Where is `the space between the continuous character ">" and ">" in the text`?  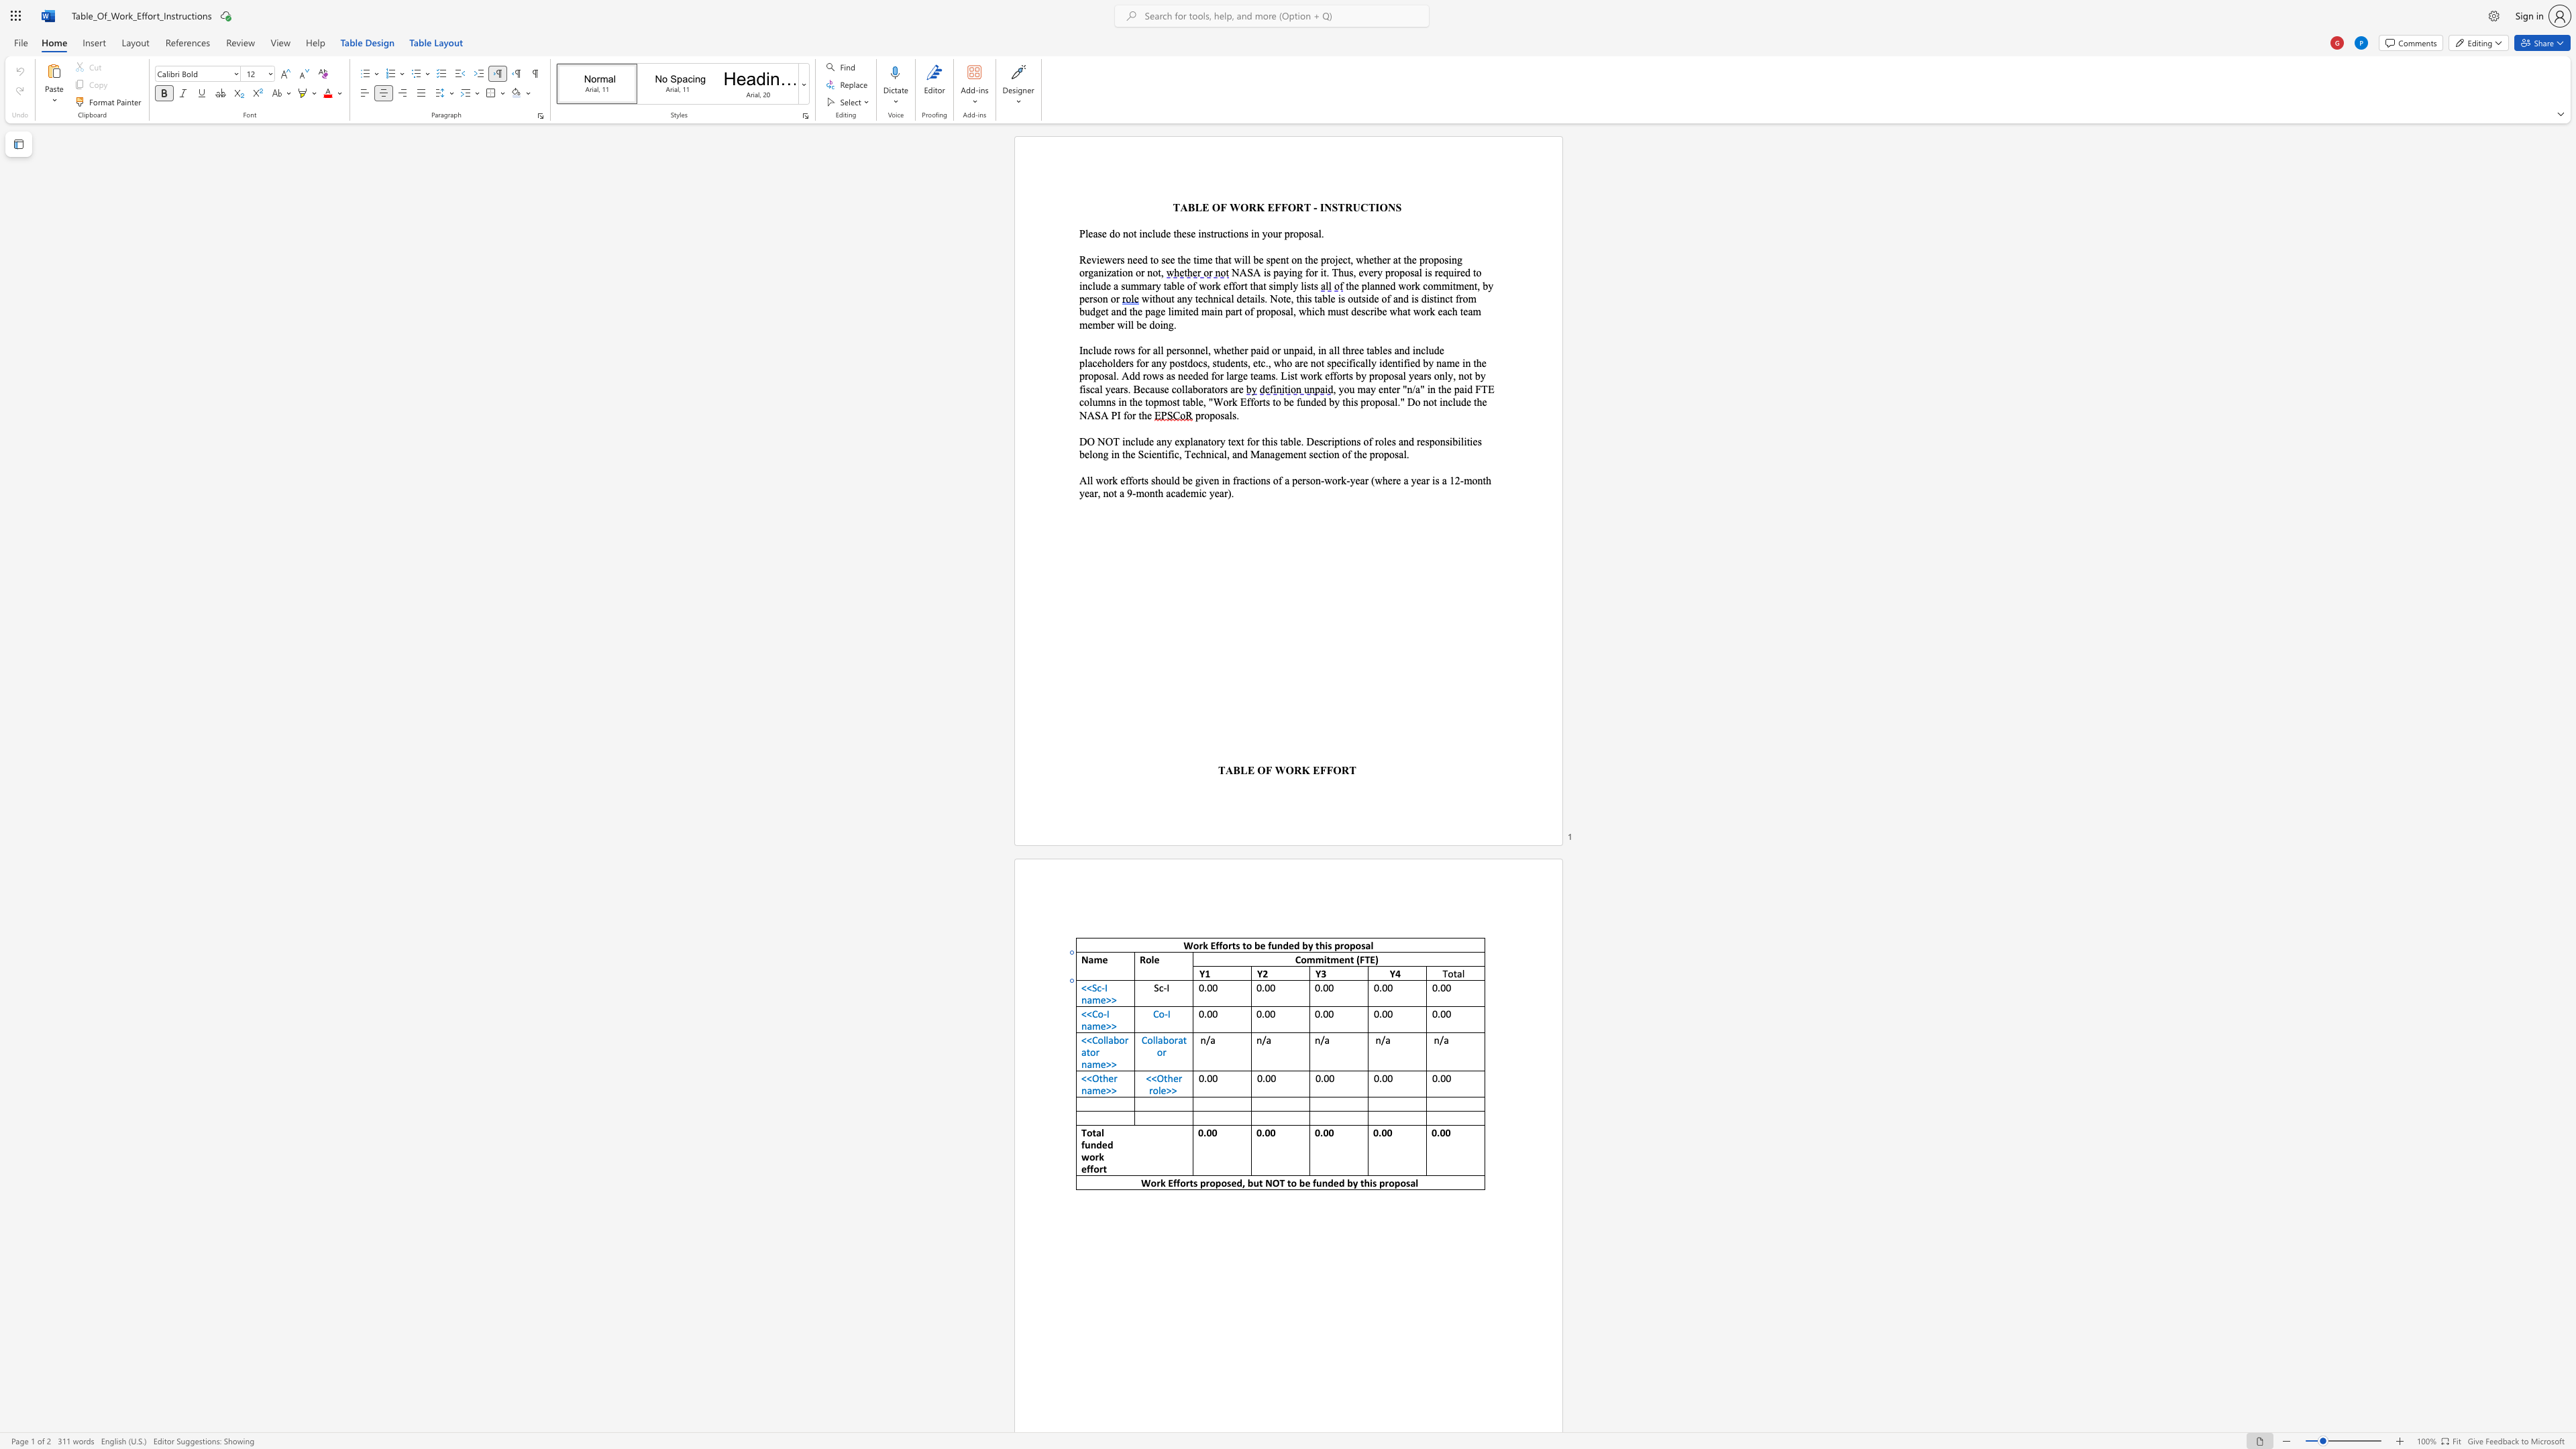 the space between the continuous character ">" and ">" in the text is located at coordinates (1111, 998).